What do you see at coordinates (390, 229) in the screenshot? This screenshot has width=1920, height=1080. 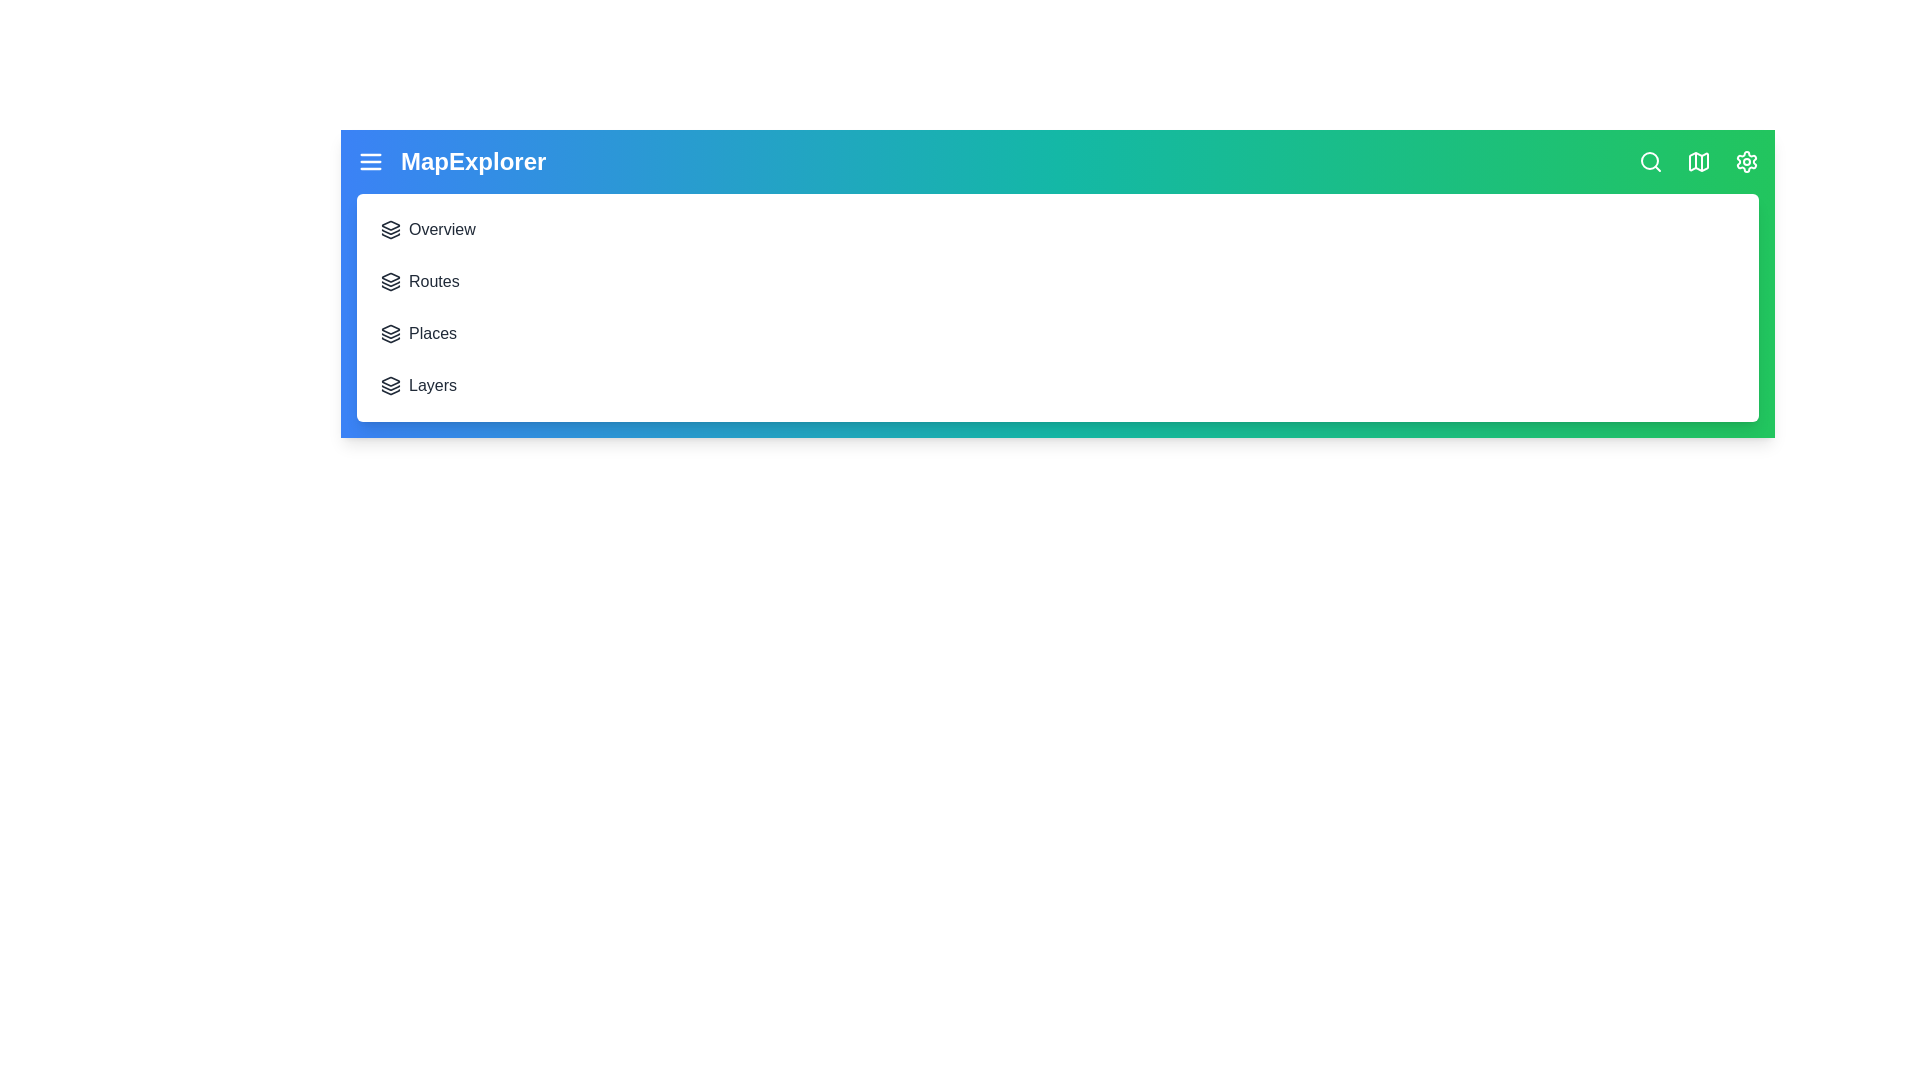 I see `the menu item Overview to navigate to the corresponding section` at bounding box center [390, 229].